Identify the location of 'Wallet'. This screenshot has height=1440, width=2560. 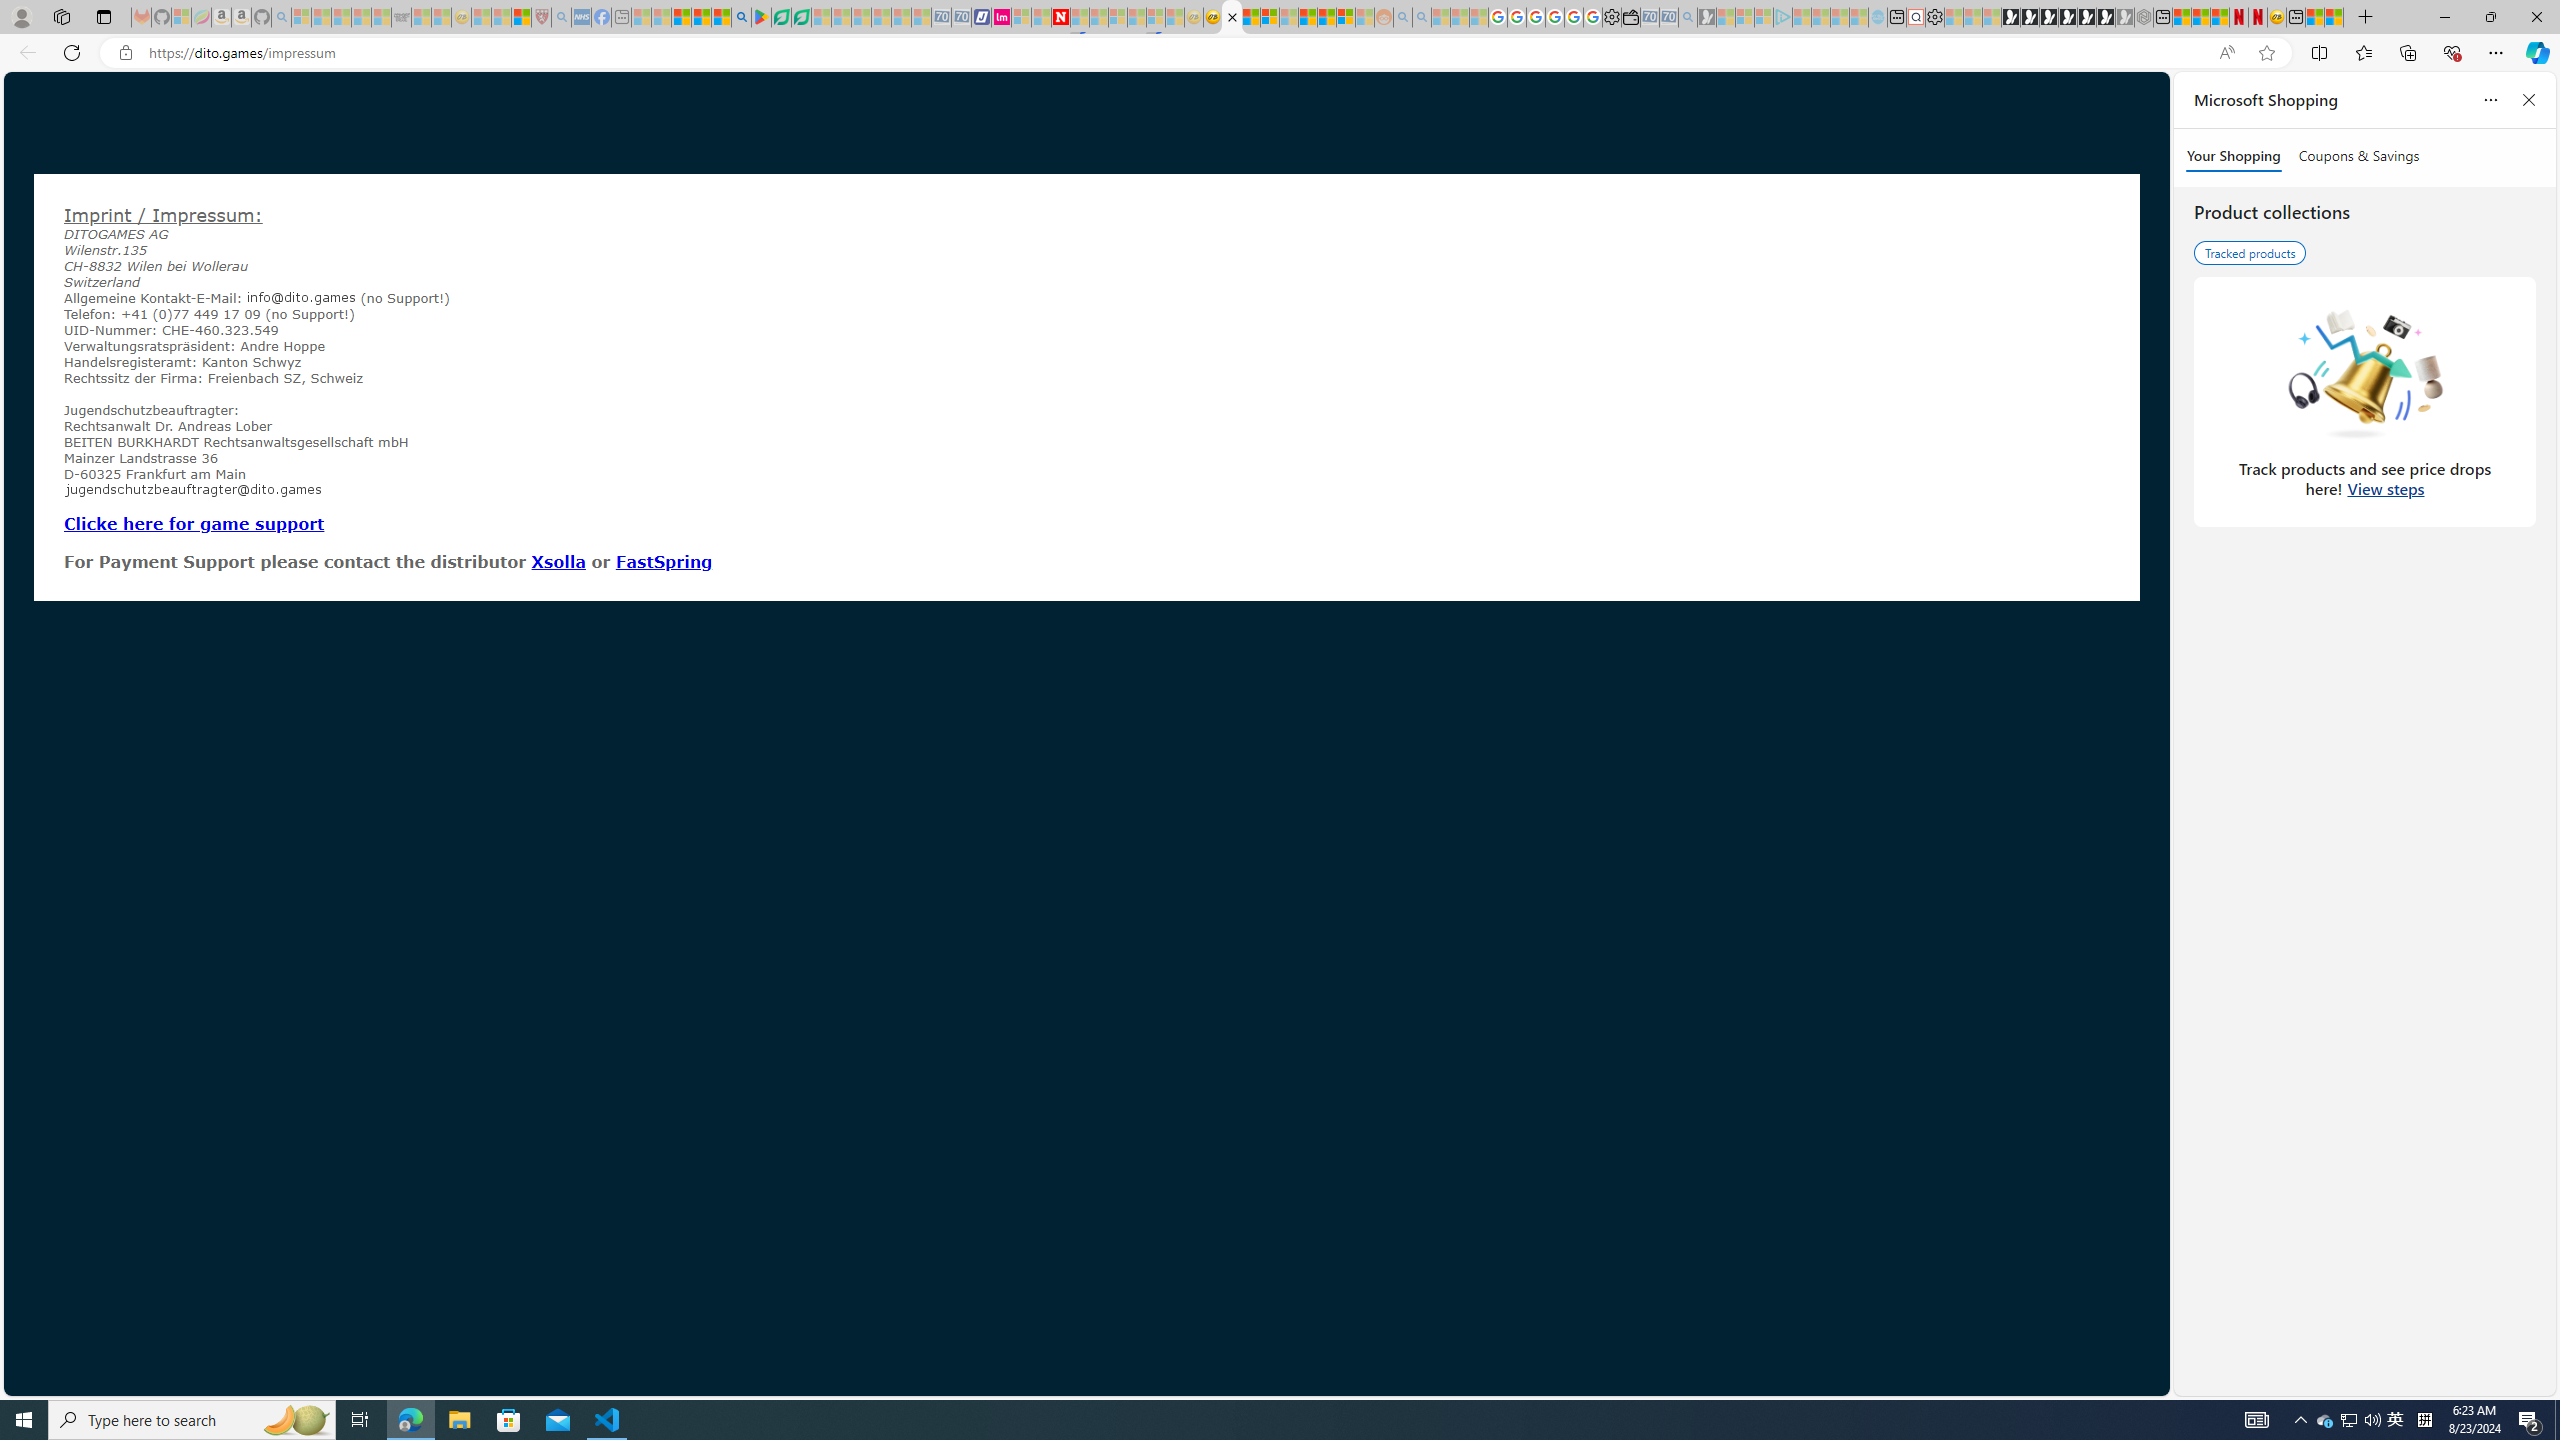
(1630, 16).